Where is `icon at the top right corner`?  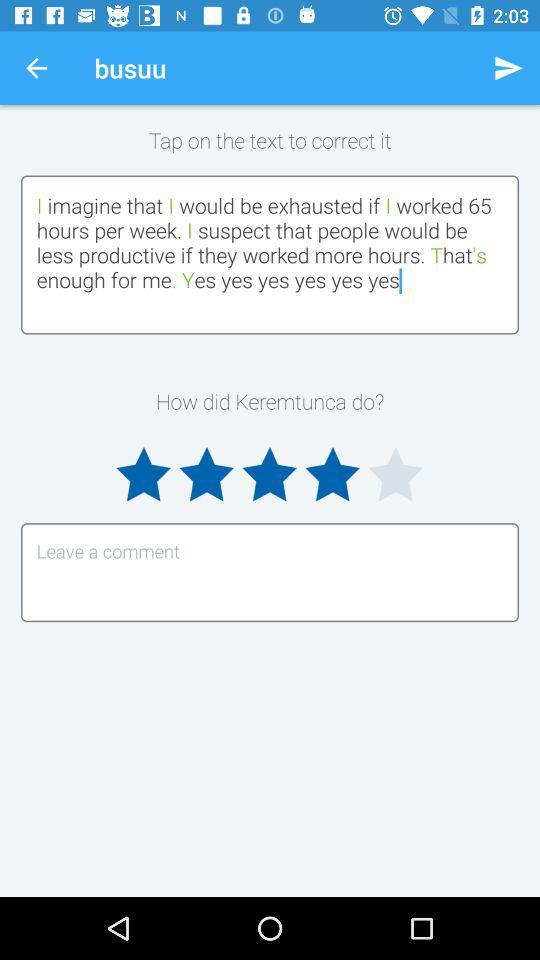 icon at the top right corner is located at coordinates (508, 68).